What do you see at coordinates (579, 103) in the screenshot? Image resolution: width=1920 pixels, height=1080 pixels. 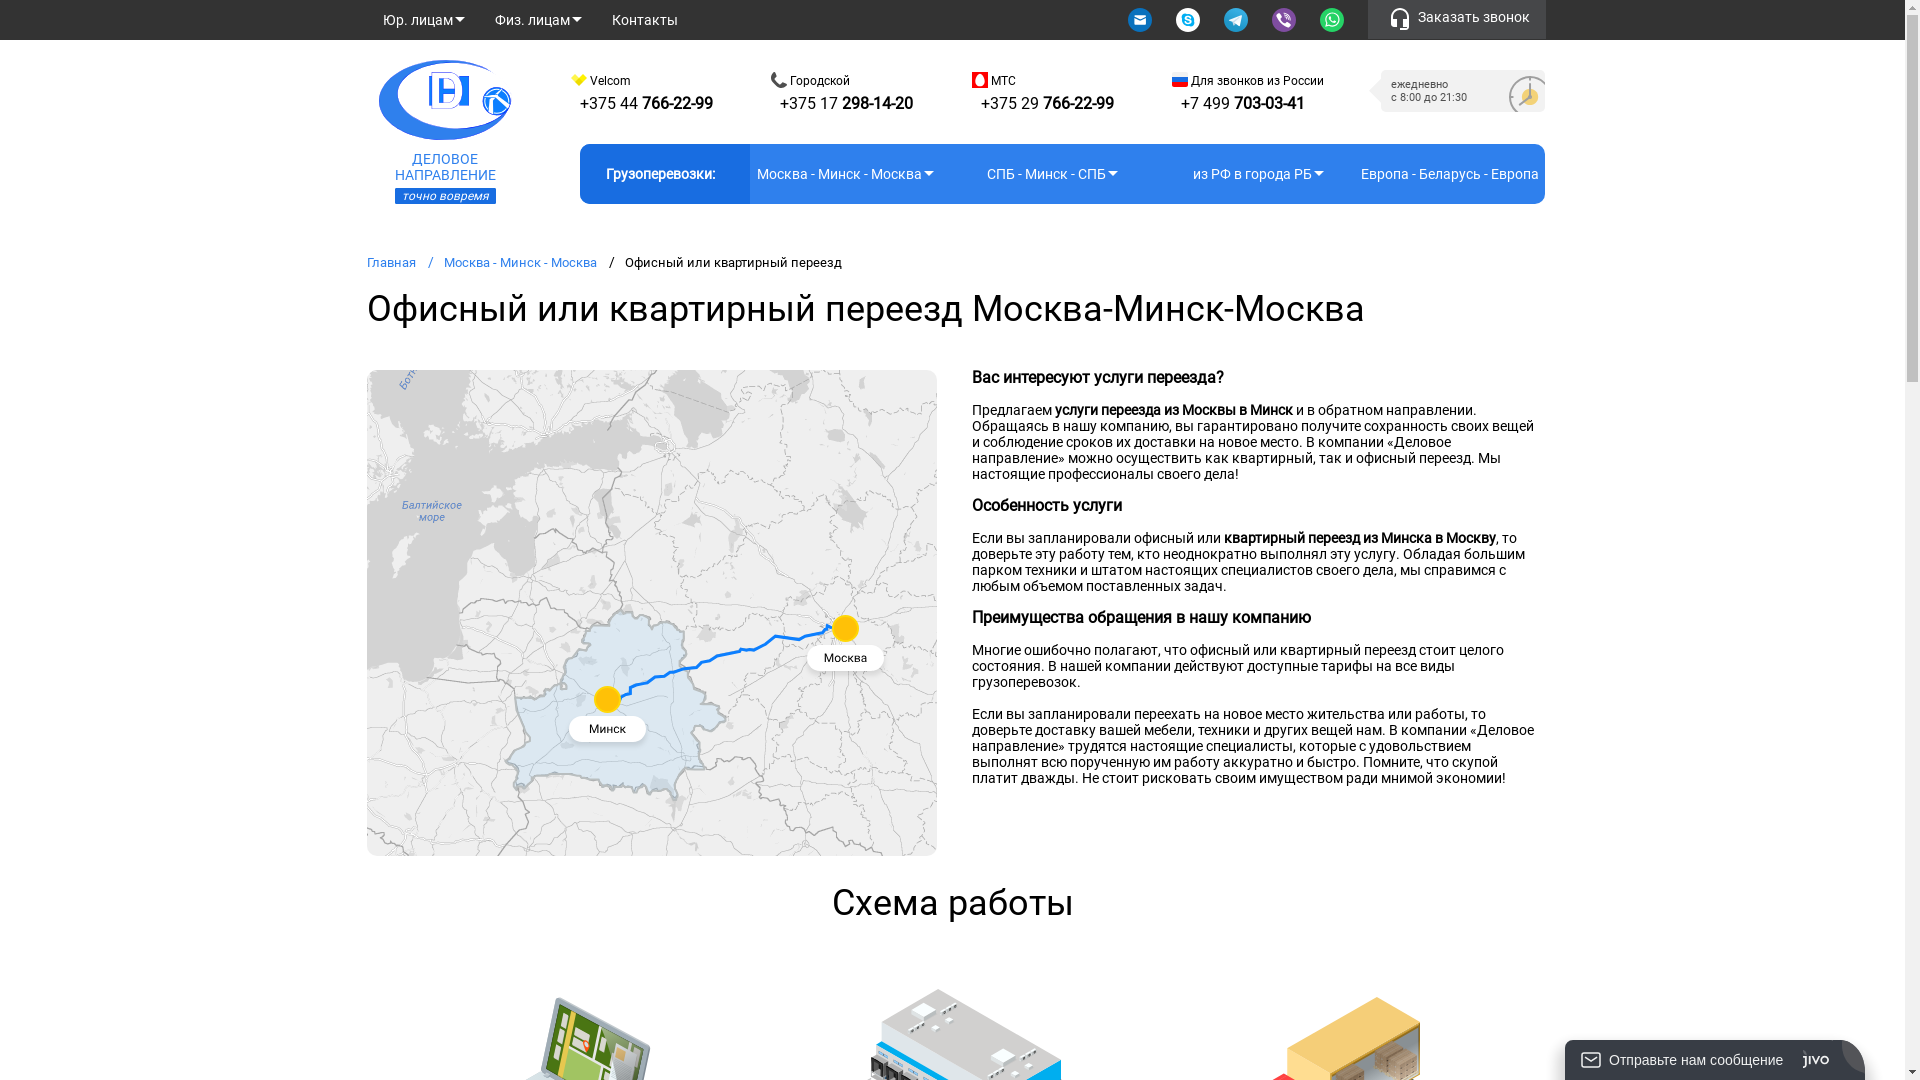 I see `'+375 44 766-22-99'` at bounding box center [579, 103].